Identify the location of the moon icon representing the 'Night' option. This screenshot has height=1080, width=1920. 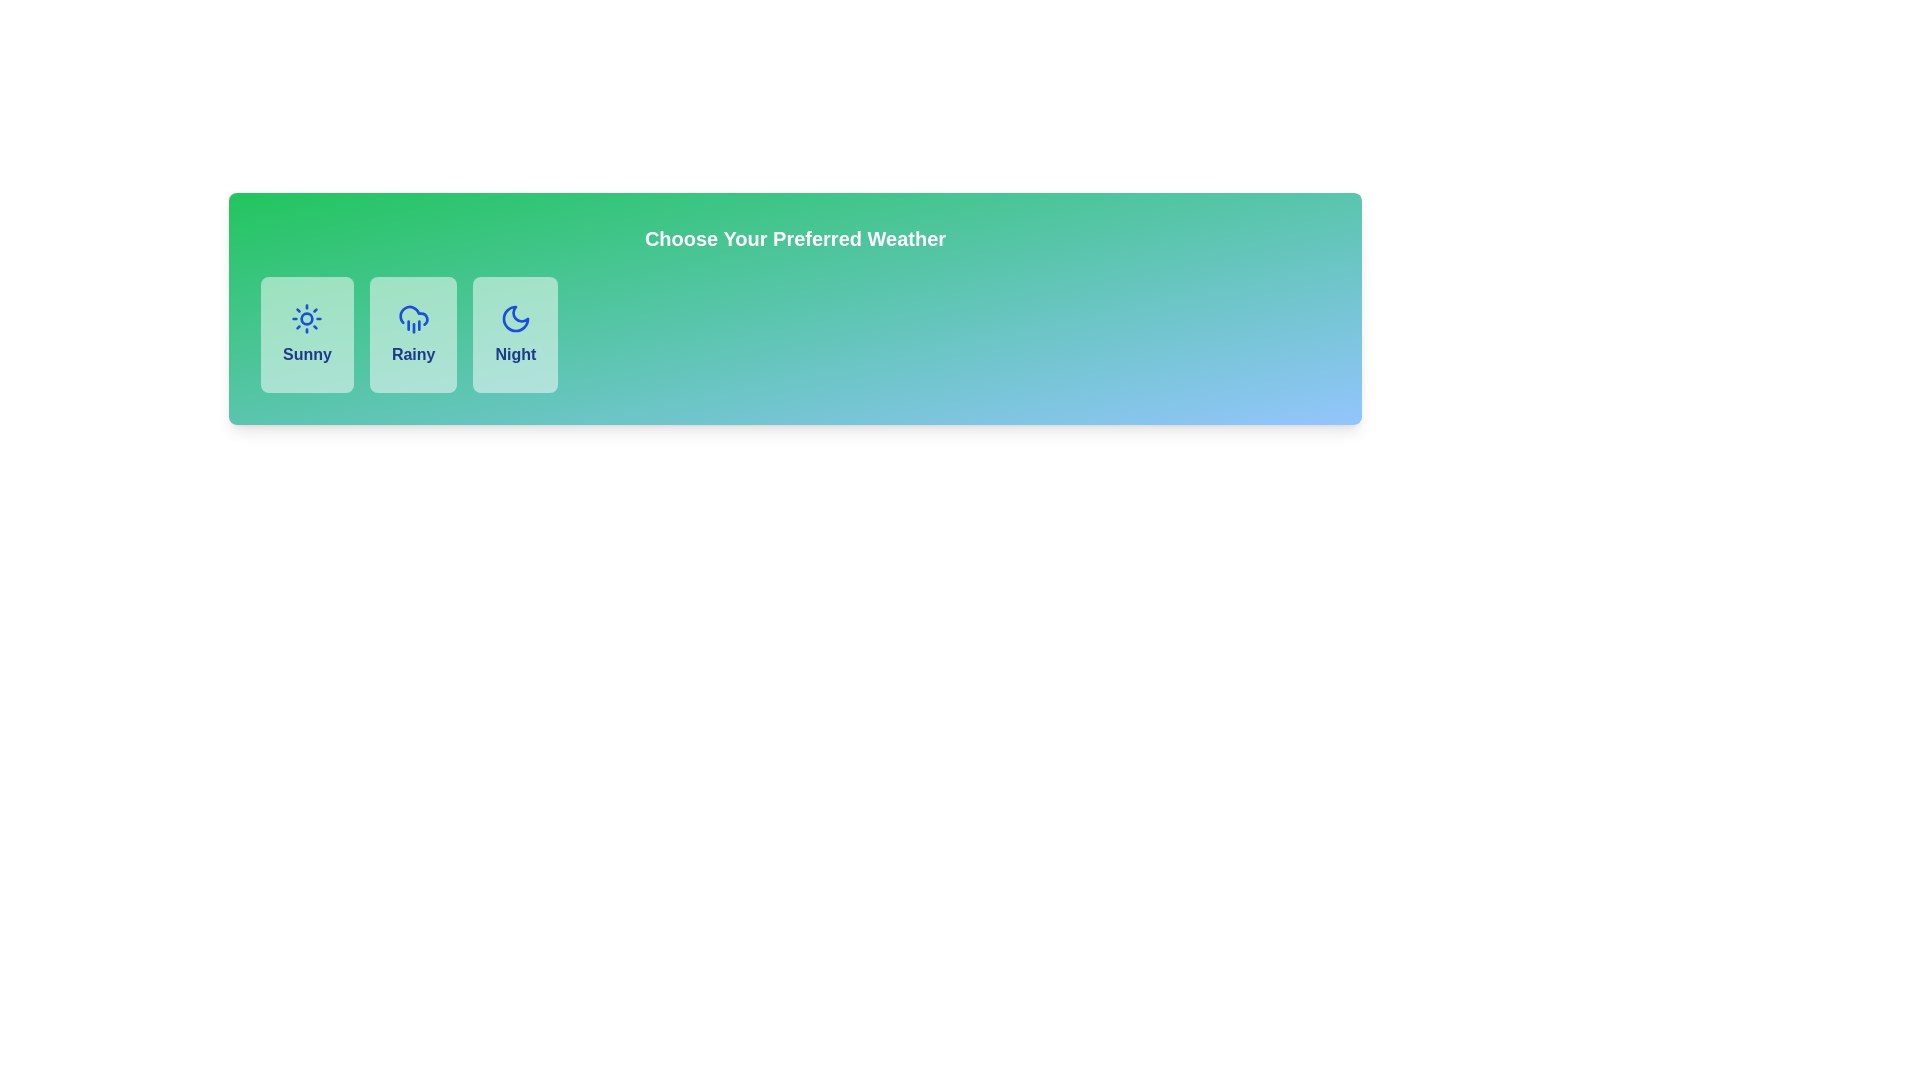
(515, 318).